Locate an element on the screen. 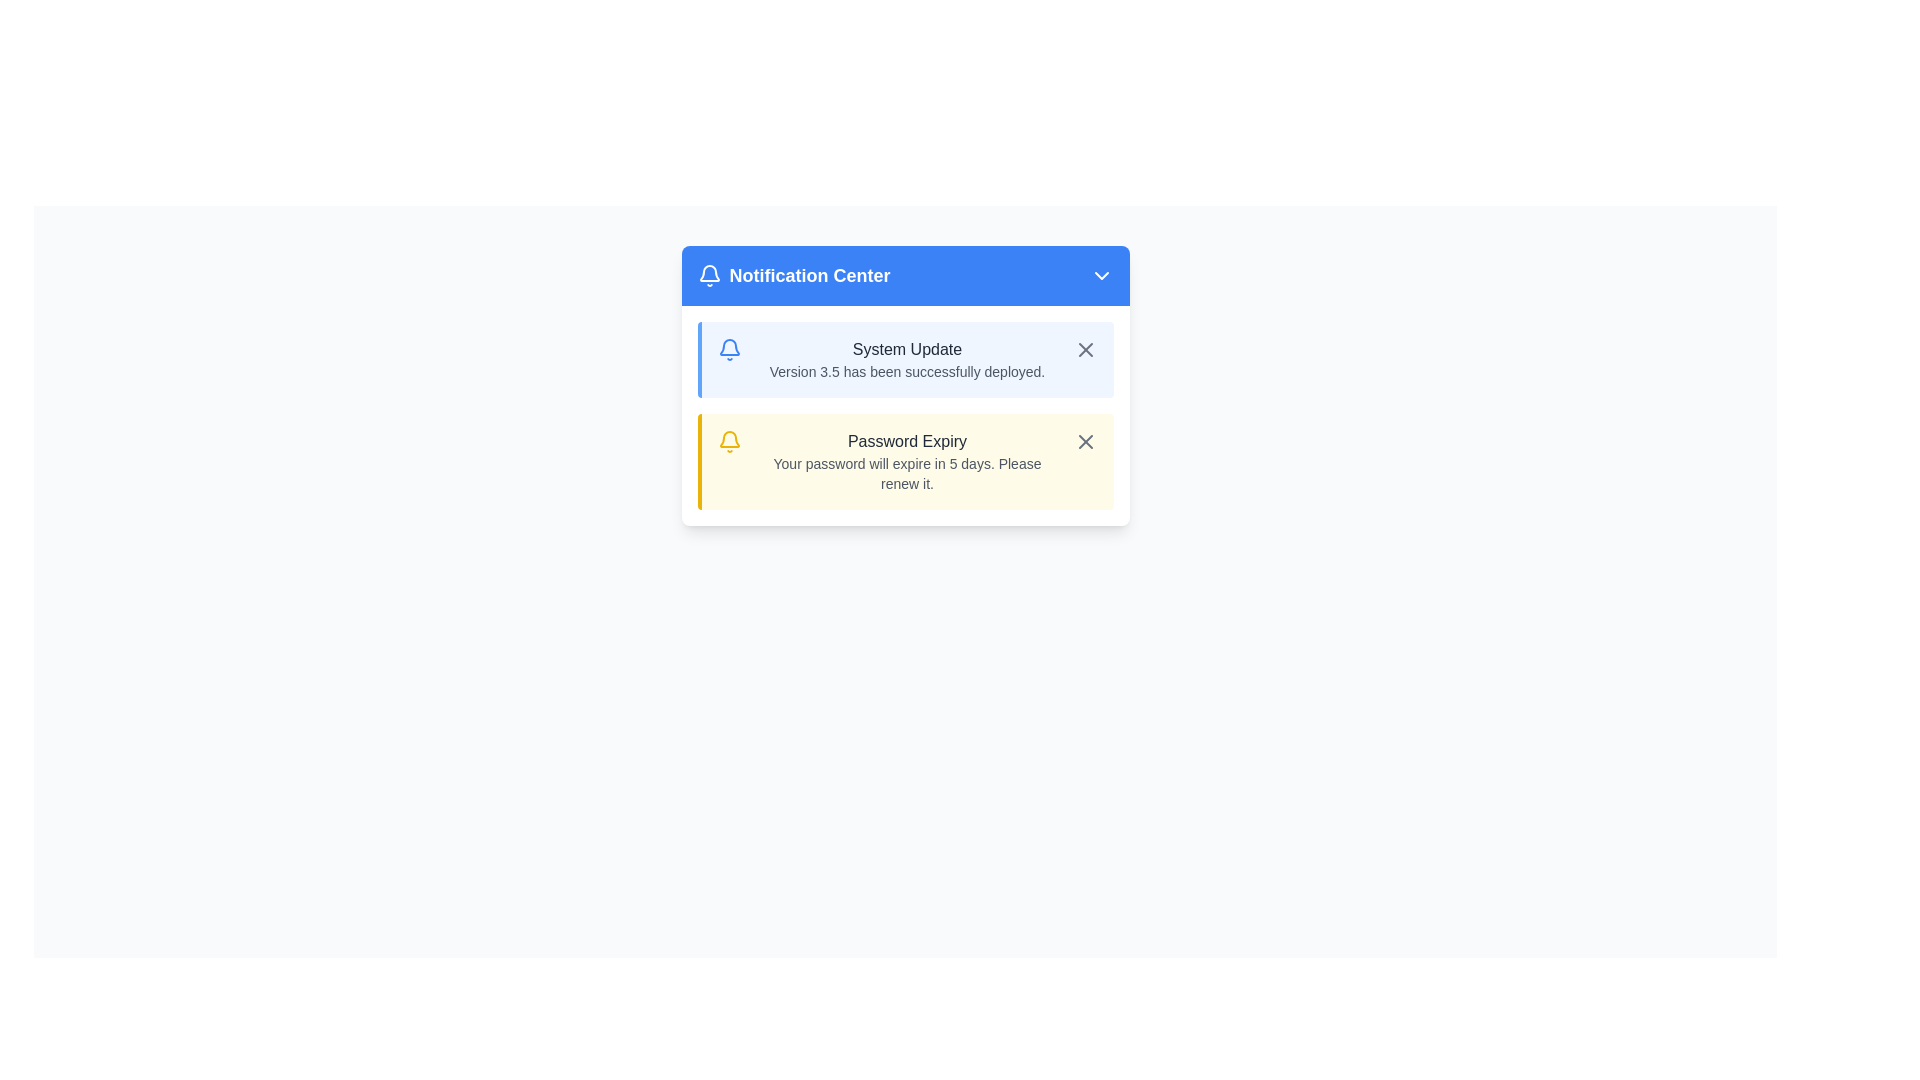 The height and width of the screenshot is (1080, 1920). the Notification Card that informs the user about the password expiration in 5 days, located below the 'System Update' notification card is located at coordinates (904, 462).